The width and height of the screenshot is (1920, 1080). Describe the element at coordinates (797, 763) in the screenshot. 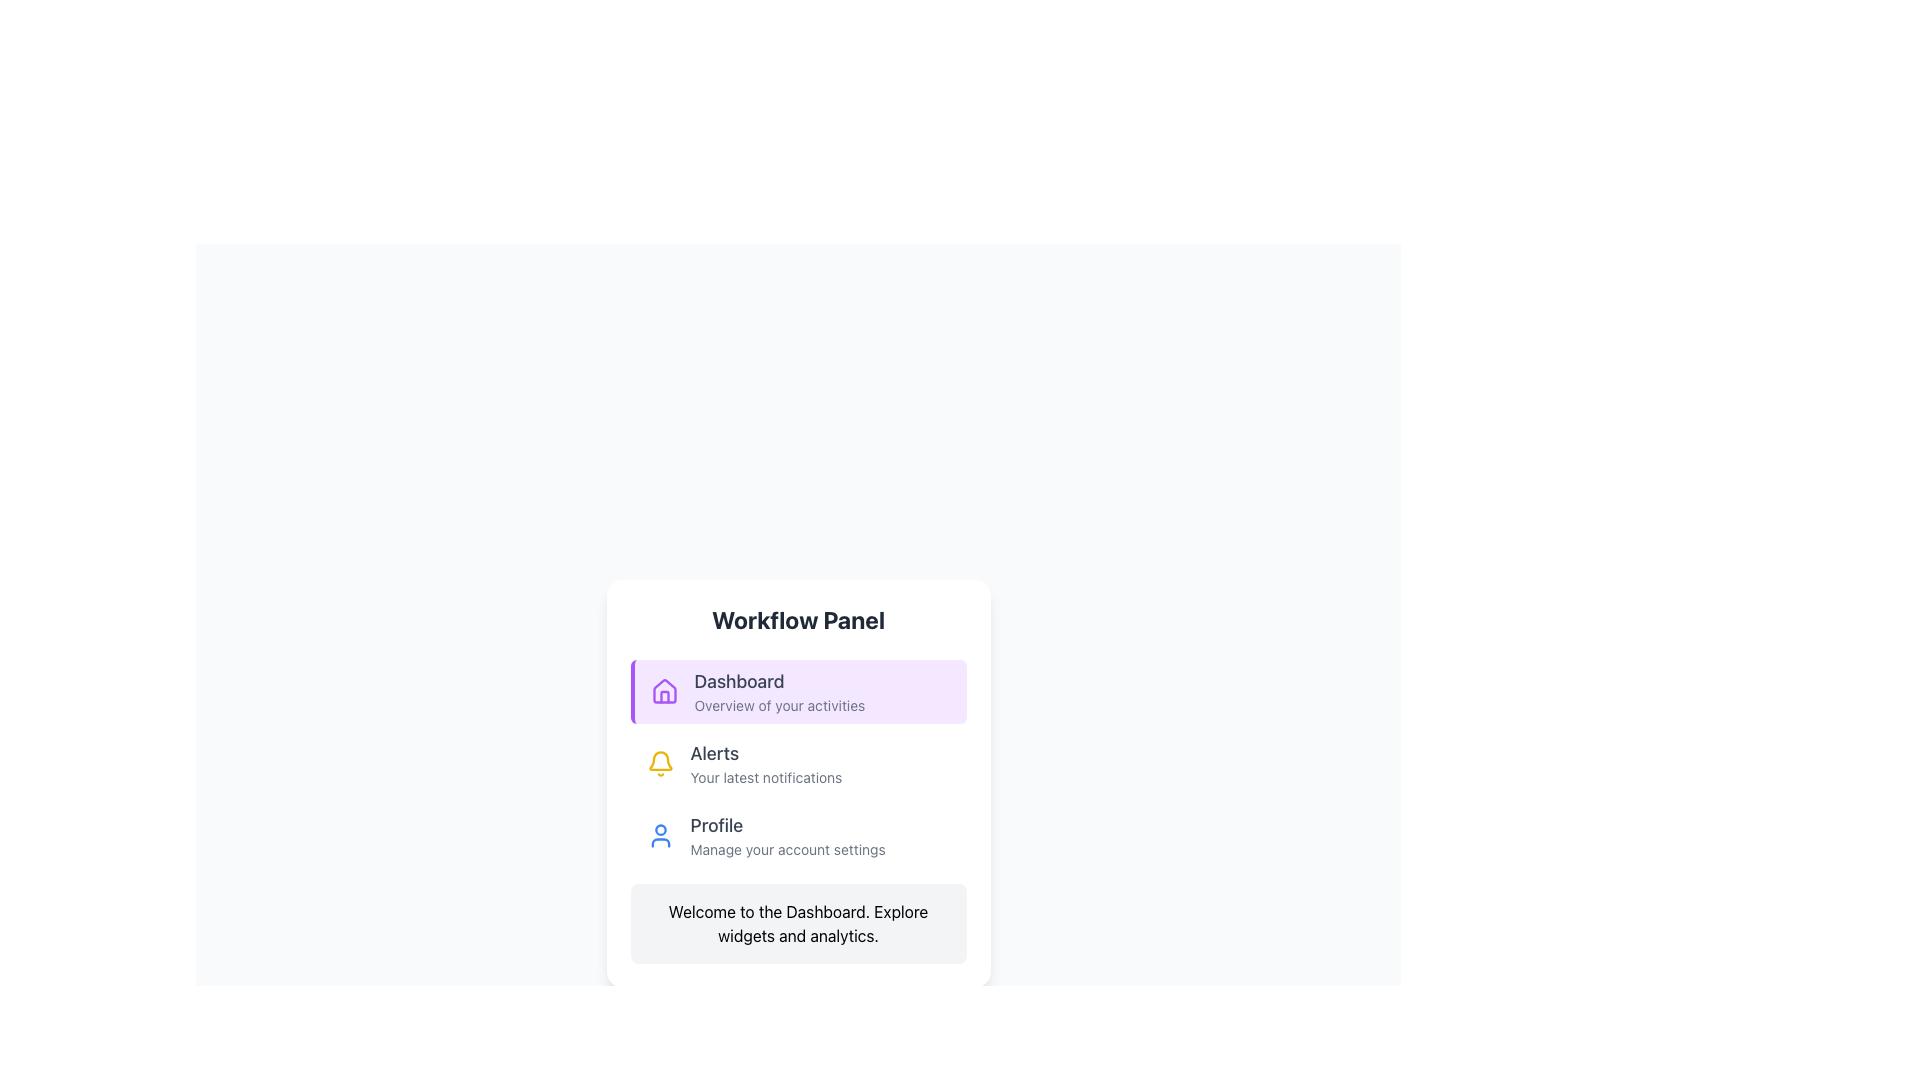

I see `the 'Alerts' subsection in the navigation menu located in the 'Workflow Panel'` at that location.